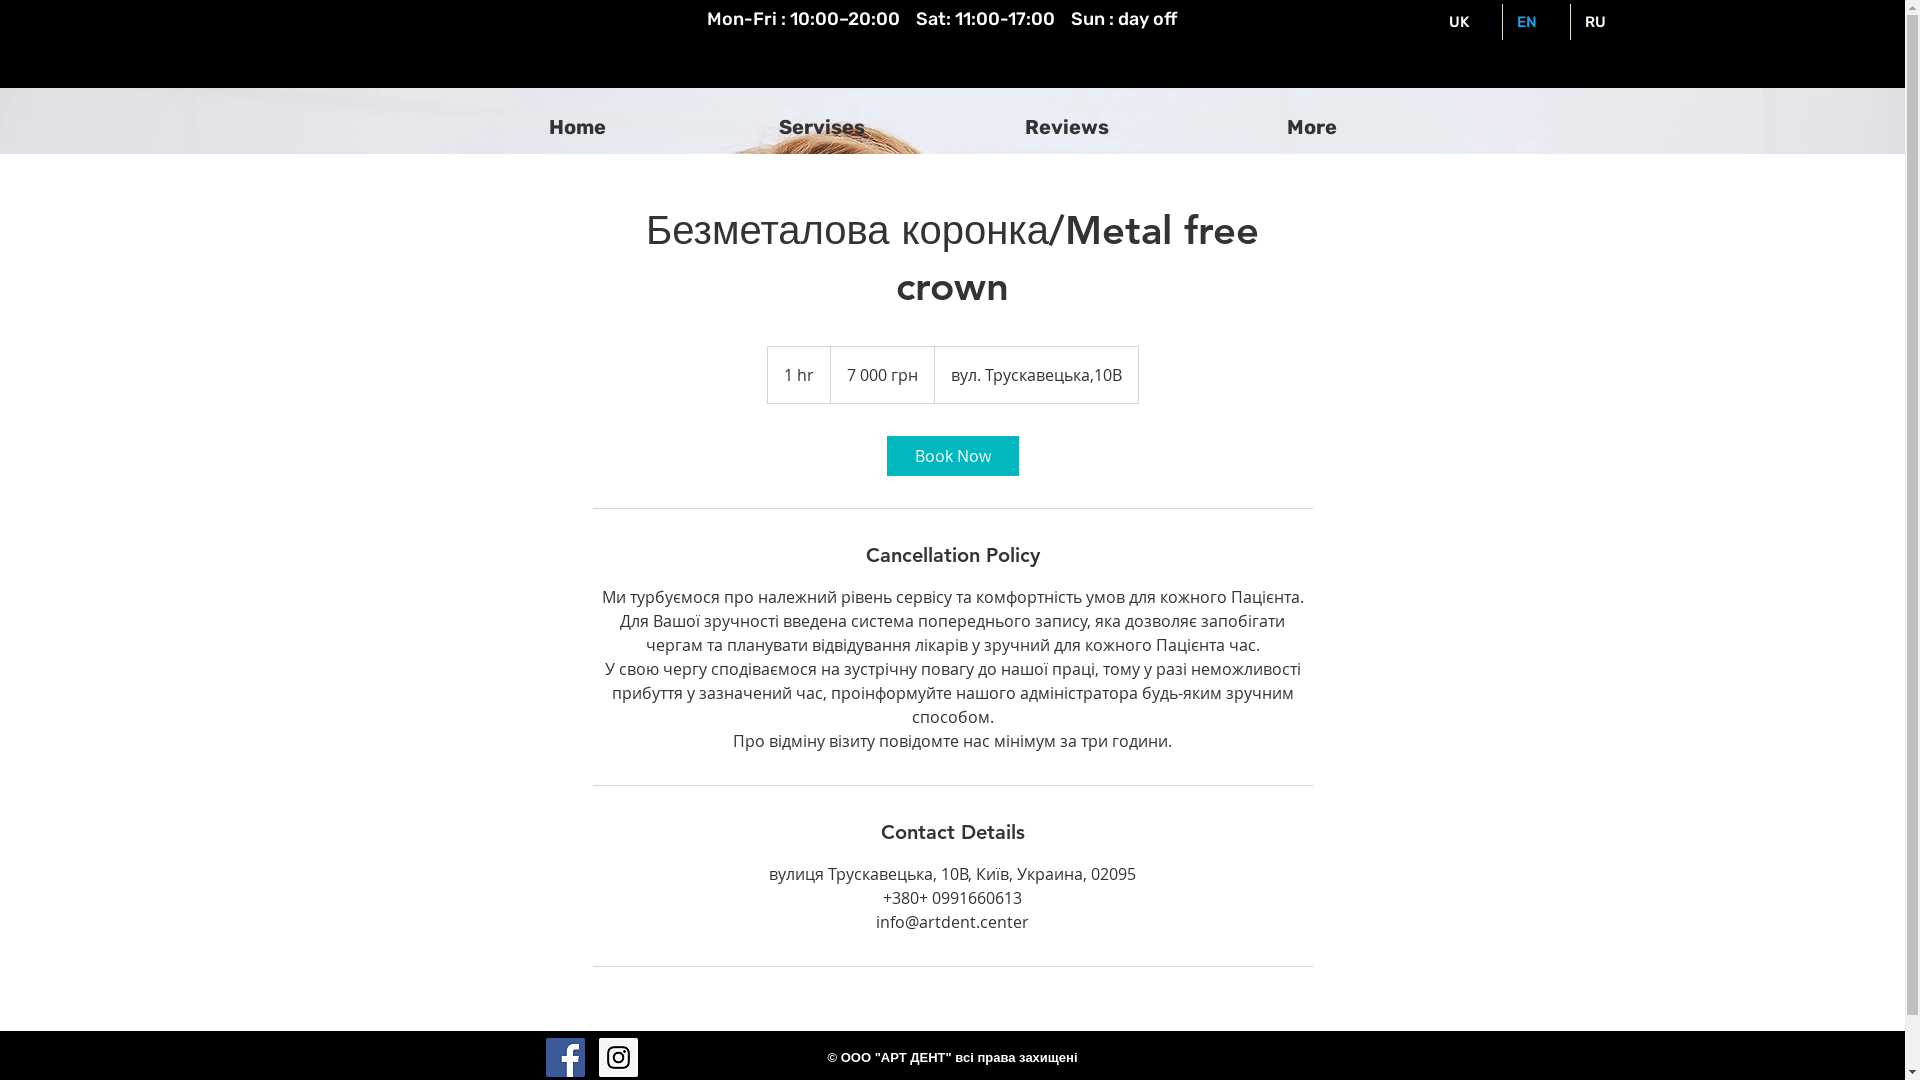 Image resolution: width=1920 pixels, height=1080 pixels. What do you see at coordinates (453, 127) in the screenshot?
I see `'Home'` at bounding box center [453, 127].